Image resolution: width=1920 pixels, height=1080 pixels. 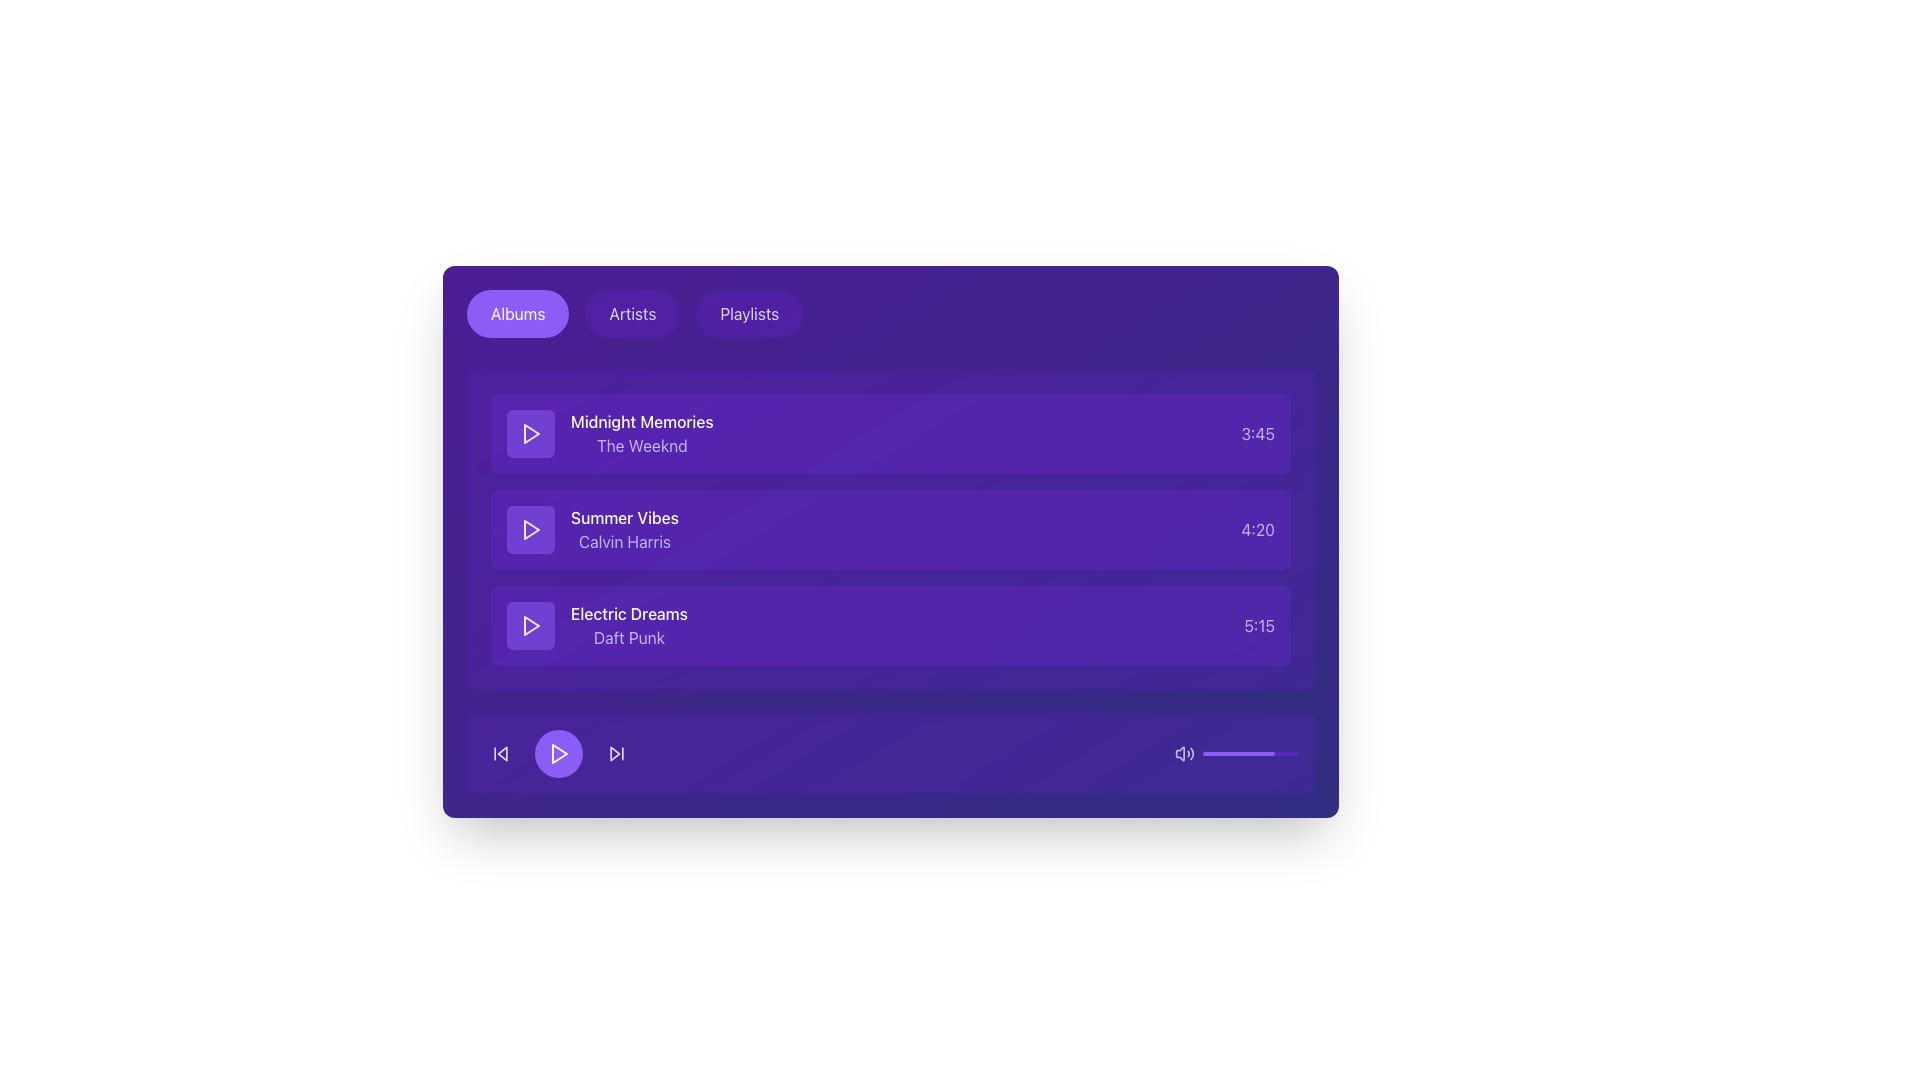 I want to click on the violet speaker icon with sound waves, so click(x=1185, y=753).